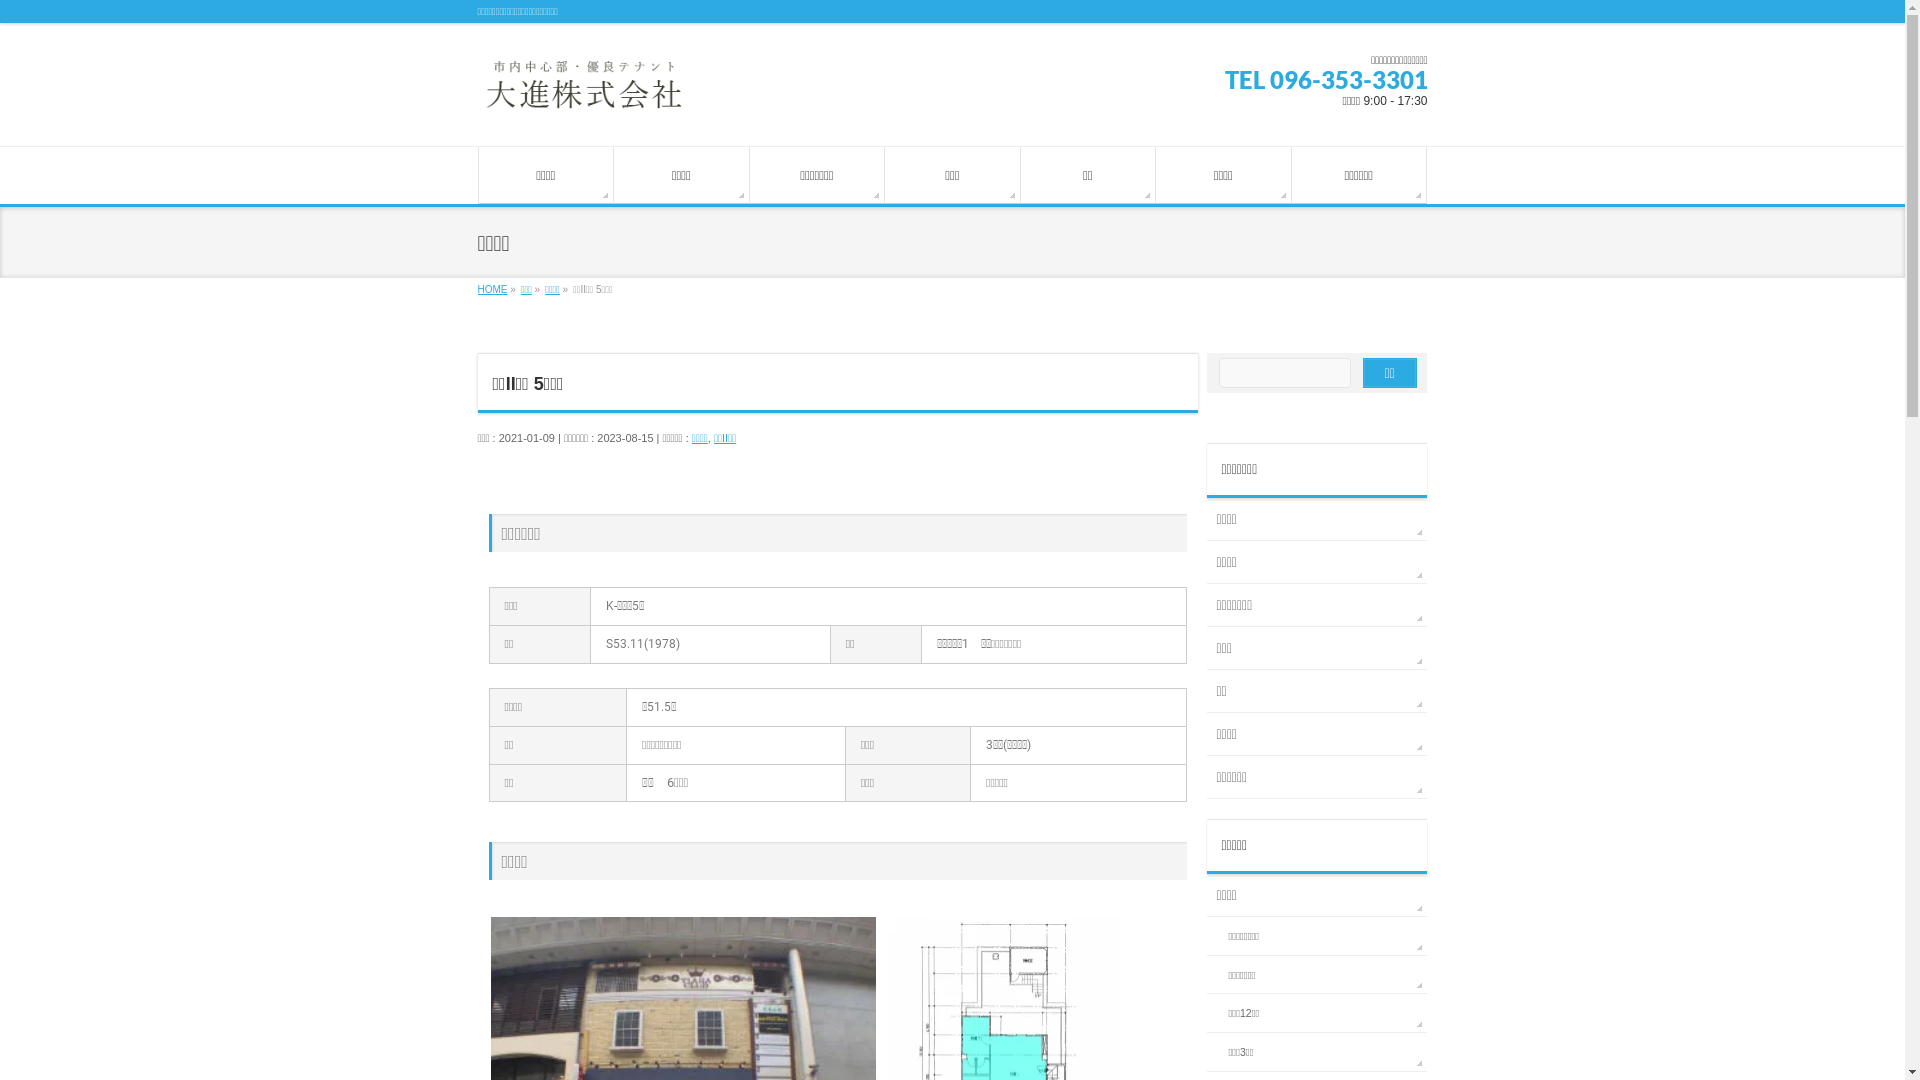 This screenshot has height=1080, width=1920. What do you see at coordinates (493, 289) in the screenshot?
I see `'HOME'` at bounding box center [493, 289].